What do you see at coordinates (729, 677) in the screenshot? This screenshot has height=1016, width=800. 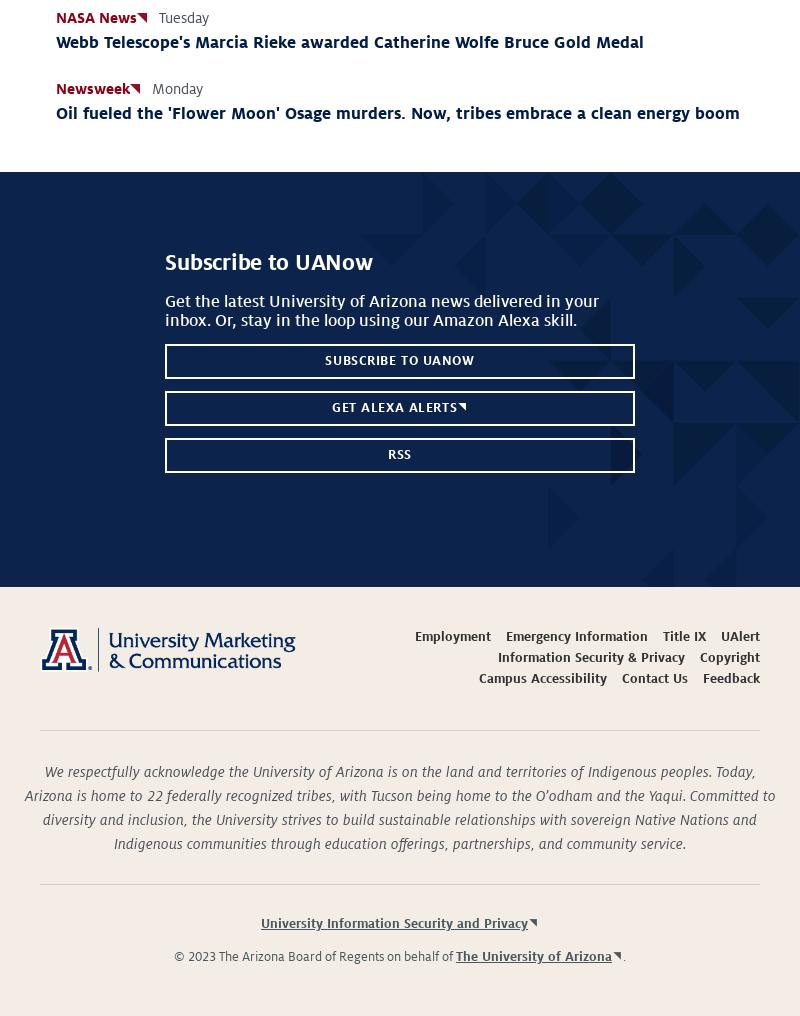 I see `'Feedback'` at bounding box center [729, 677].